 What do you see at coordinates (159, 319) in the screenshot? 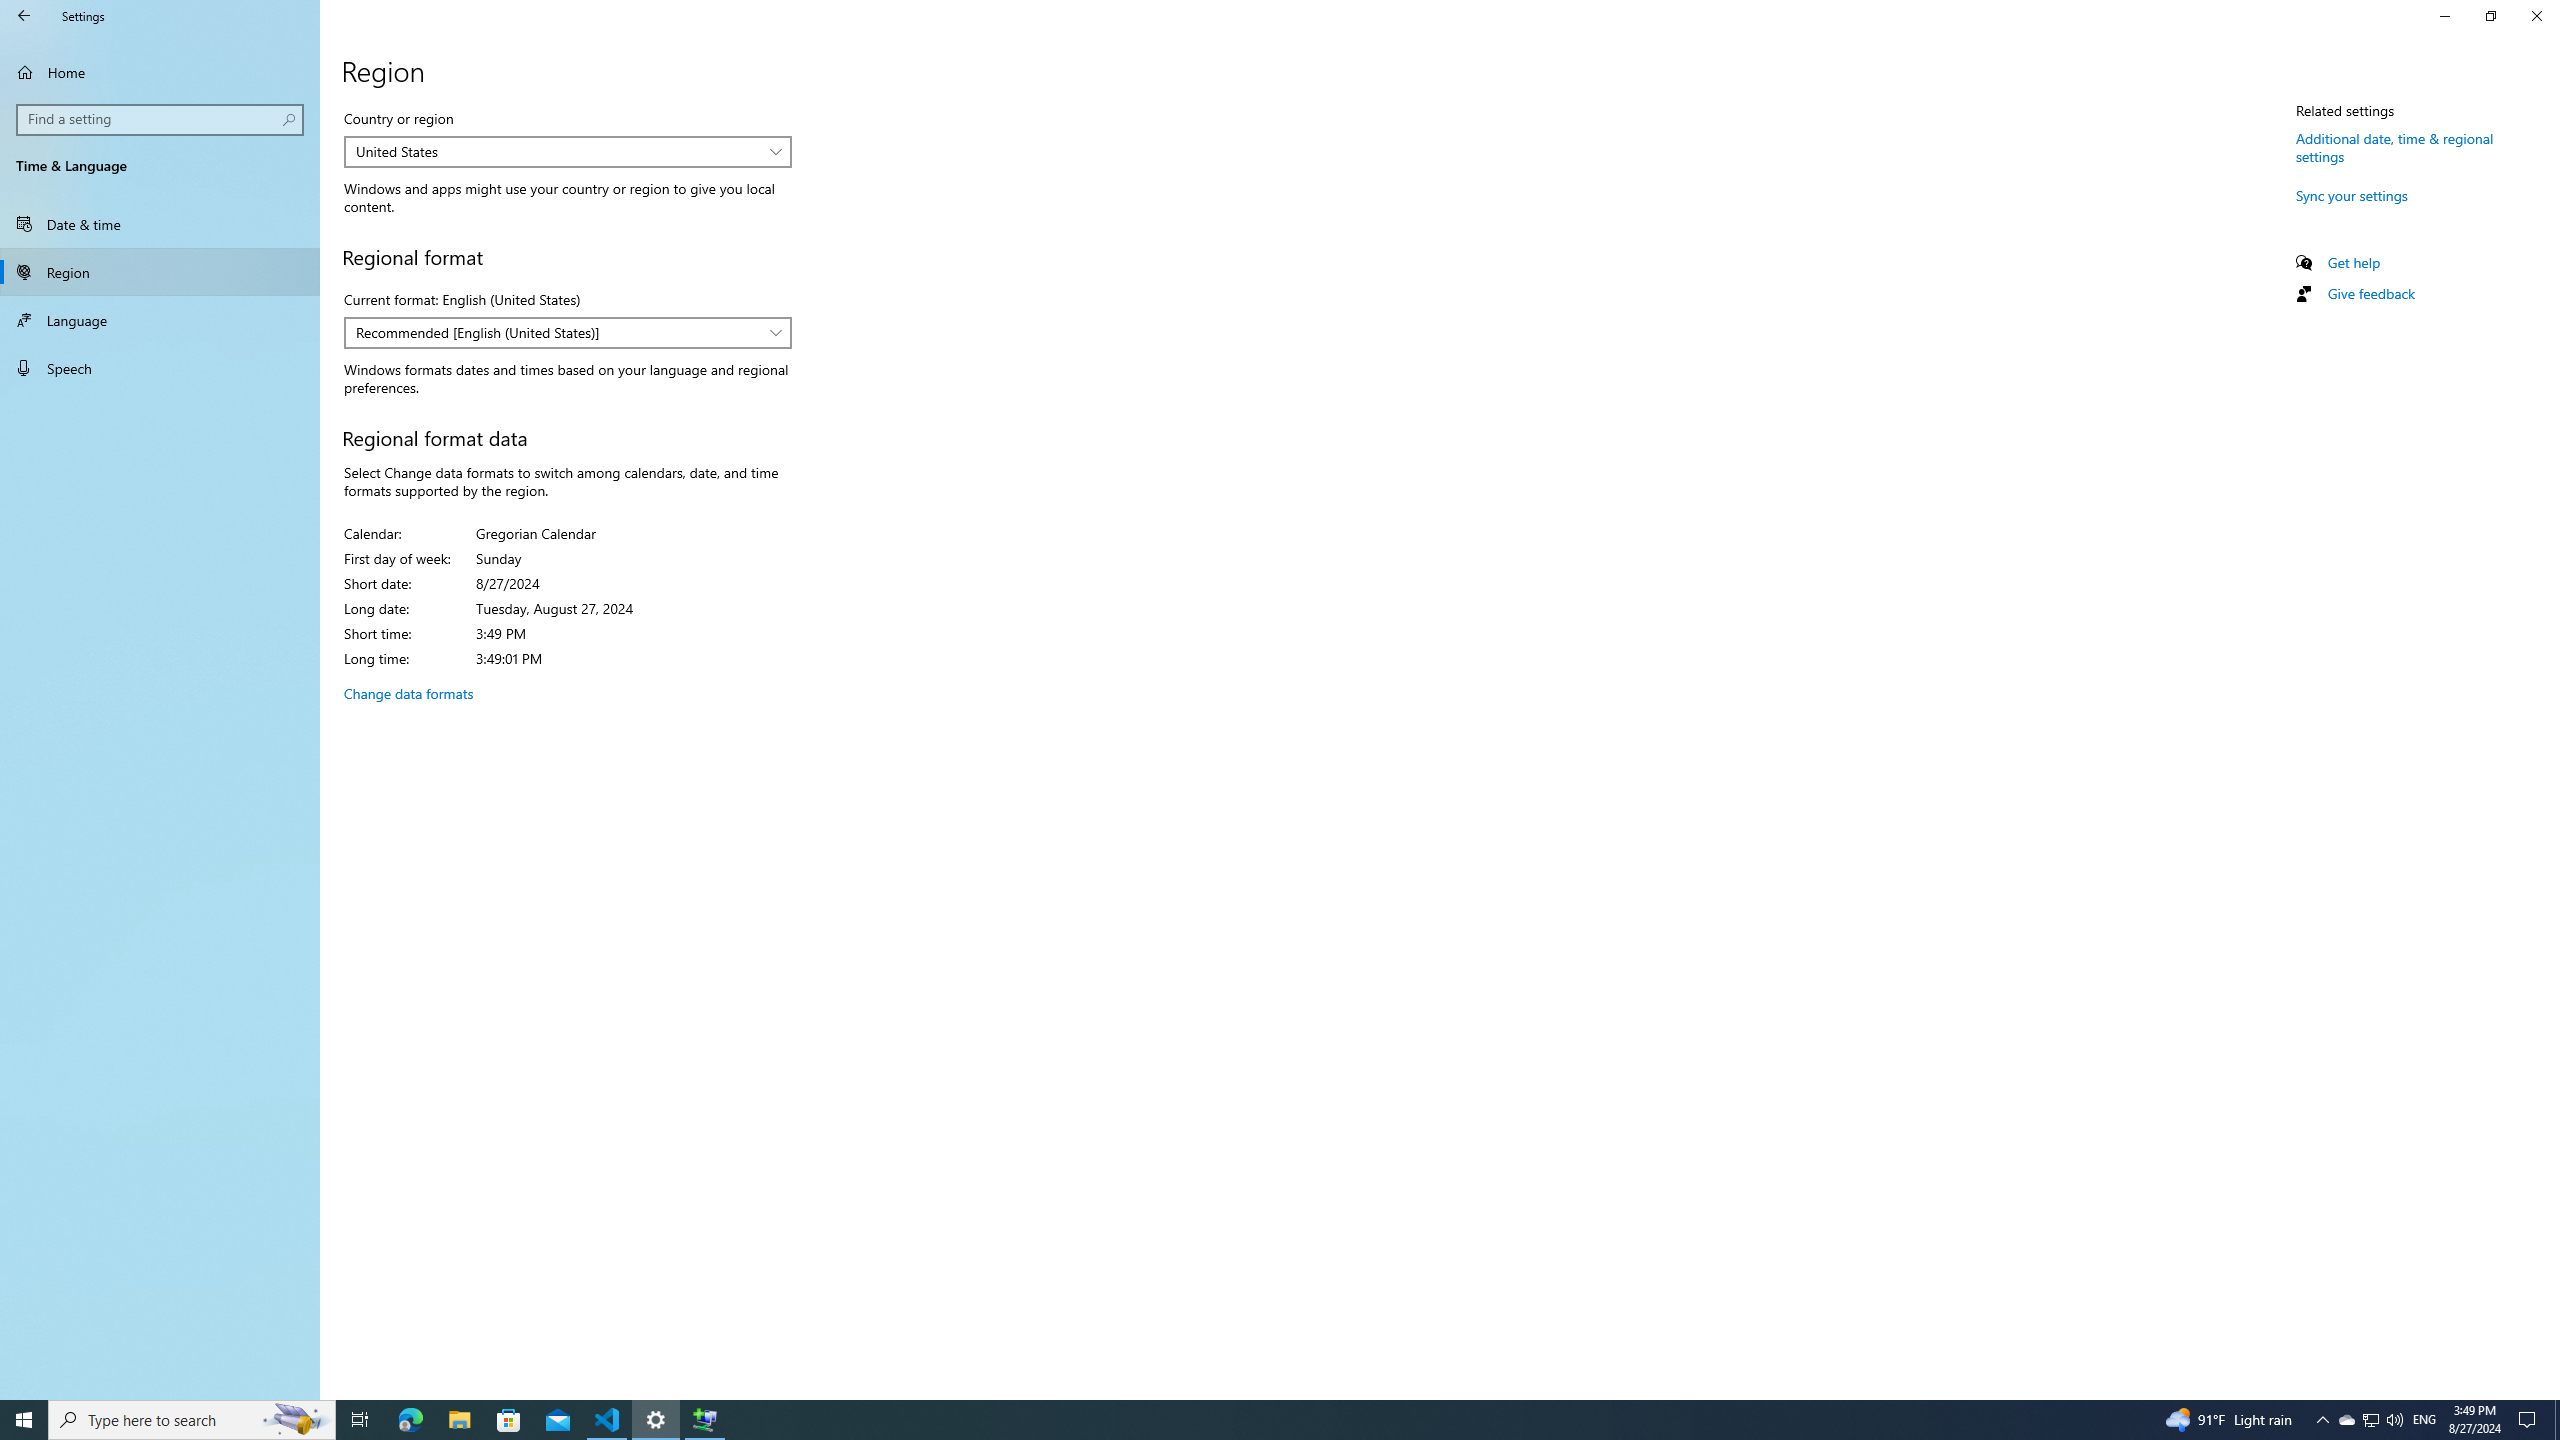
I see `'Language'` at bounding box center [159, 319].